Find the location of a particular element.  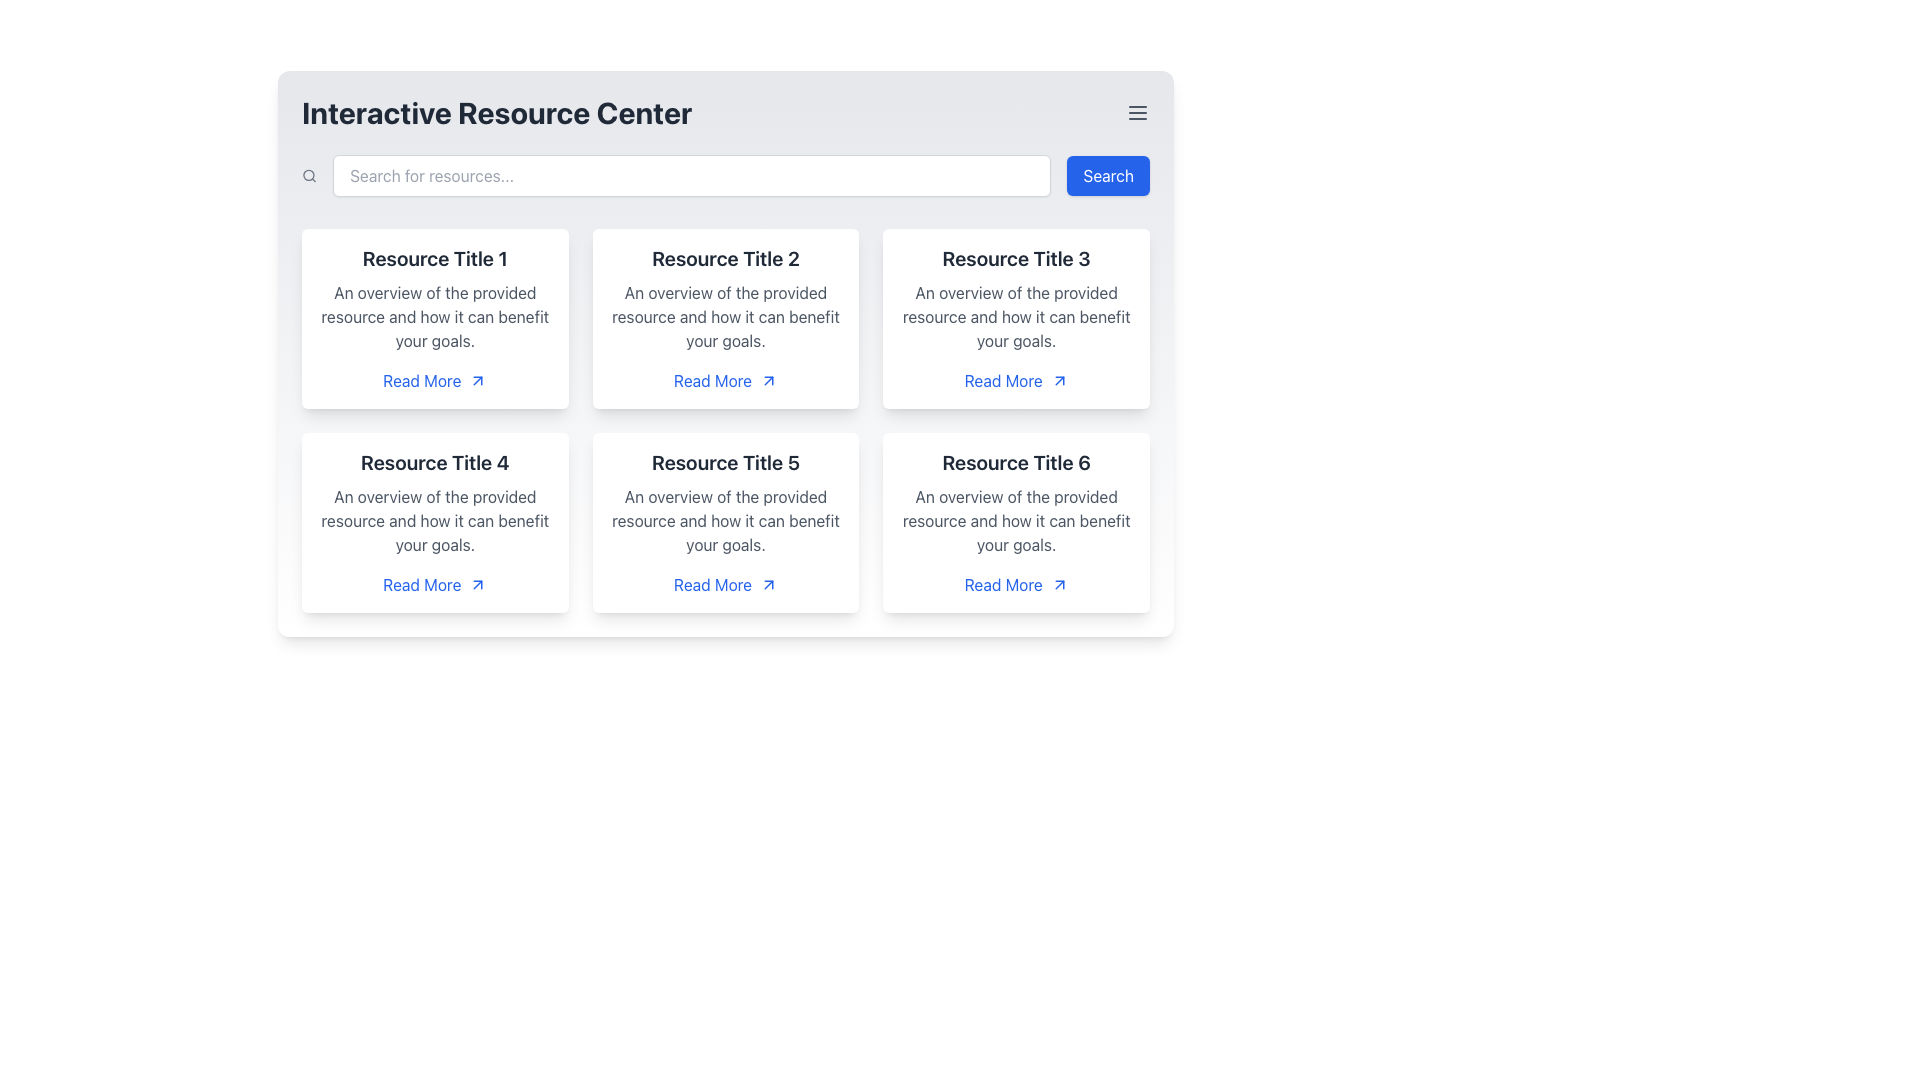

the first resource card in the grid layout, which contains a title and description along with a 'Read More' link is located at coordinates (434, 318).